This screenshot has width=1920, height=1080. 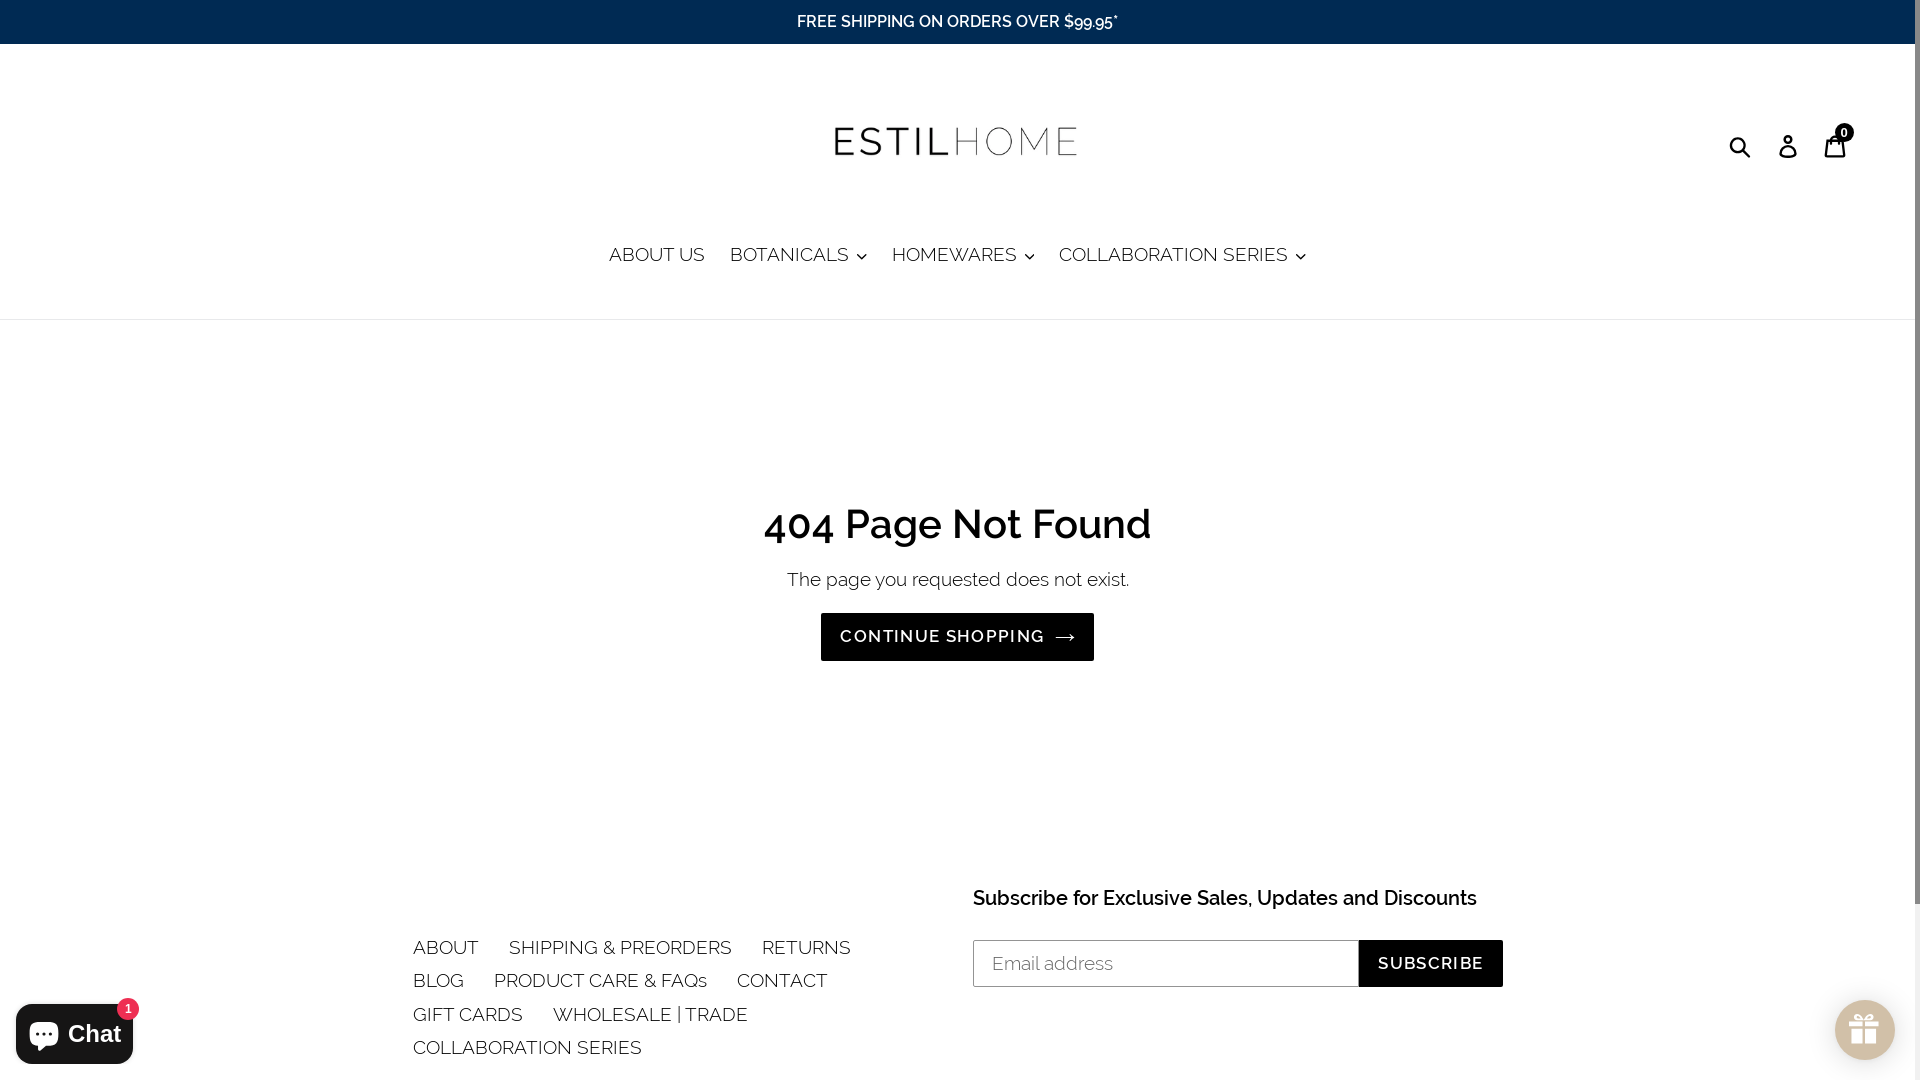 What do you see at coordinates (436, 978) in the screenshot?
I see `'BLOG'` at bounding box center [436, 978].